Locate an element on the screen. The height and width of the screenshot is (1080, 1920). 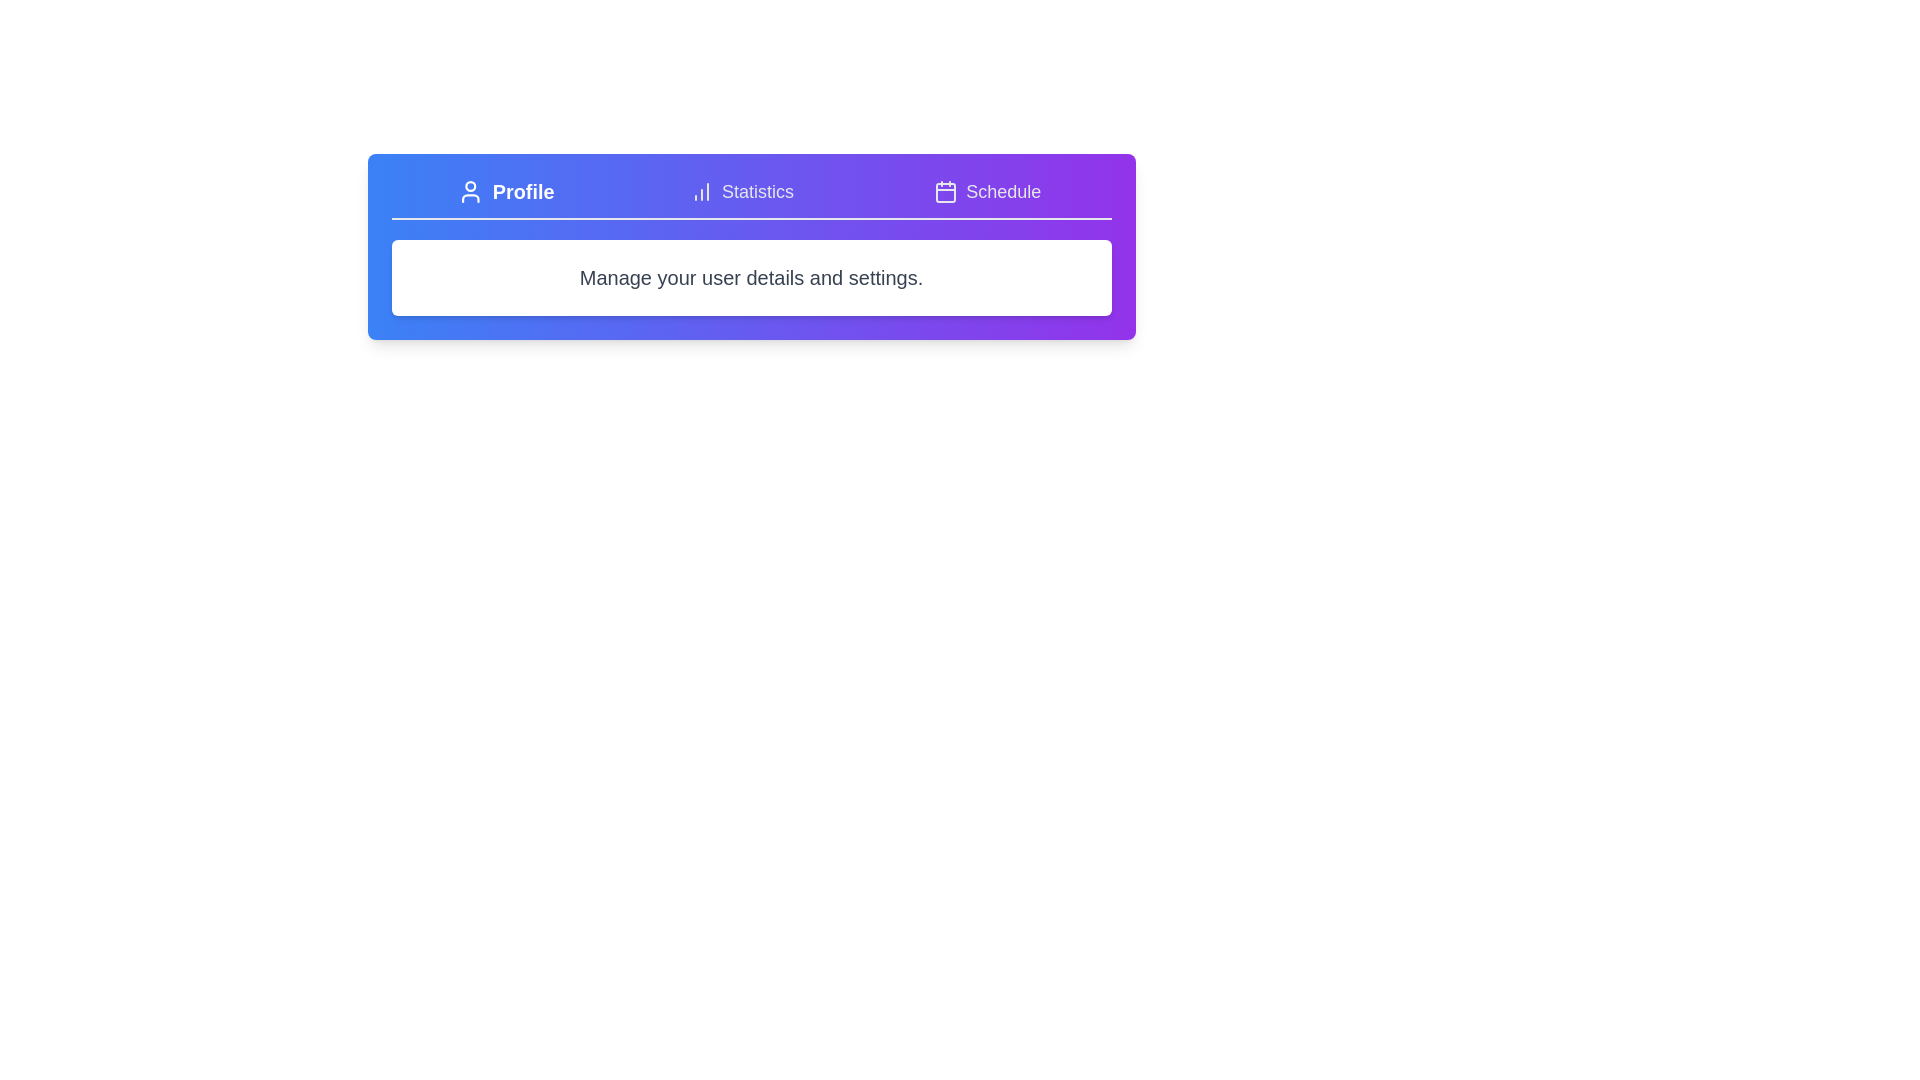
the tab labeled 'Schedule' and observe the displayed content is located at coordinates (987, 192).